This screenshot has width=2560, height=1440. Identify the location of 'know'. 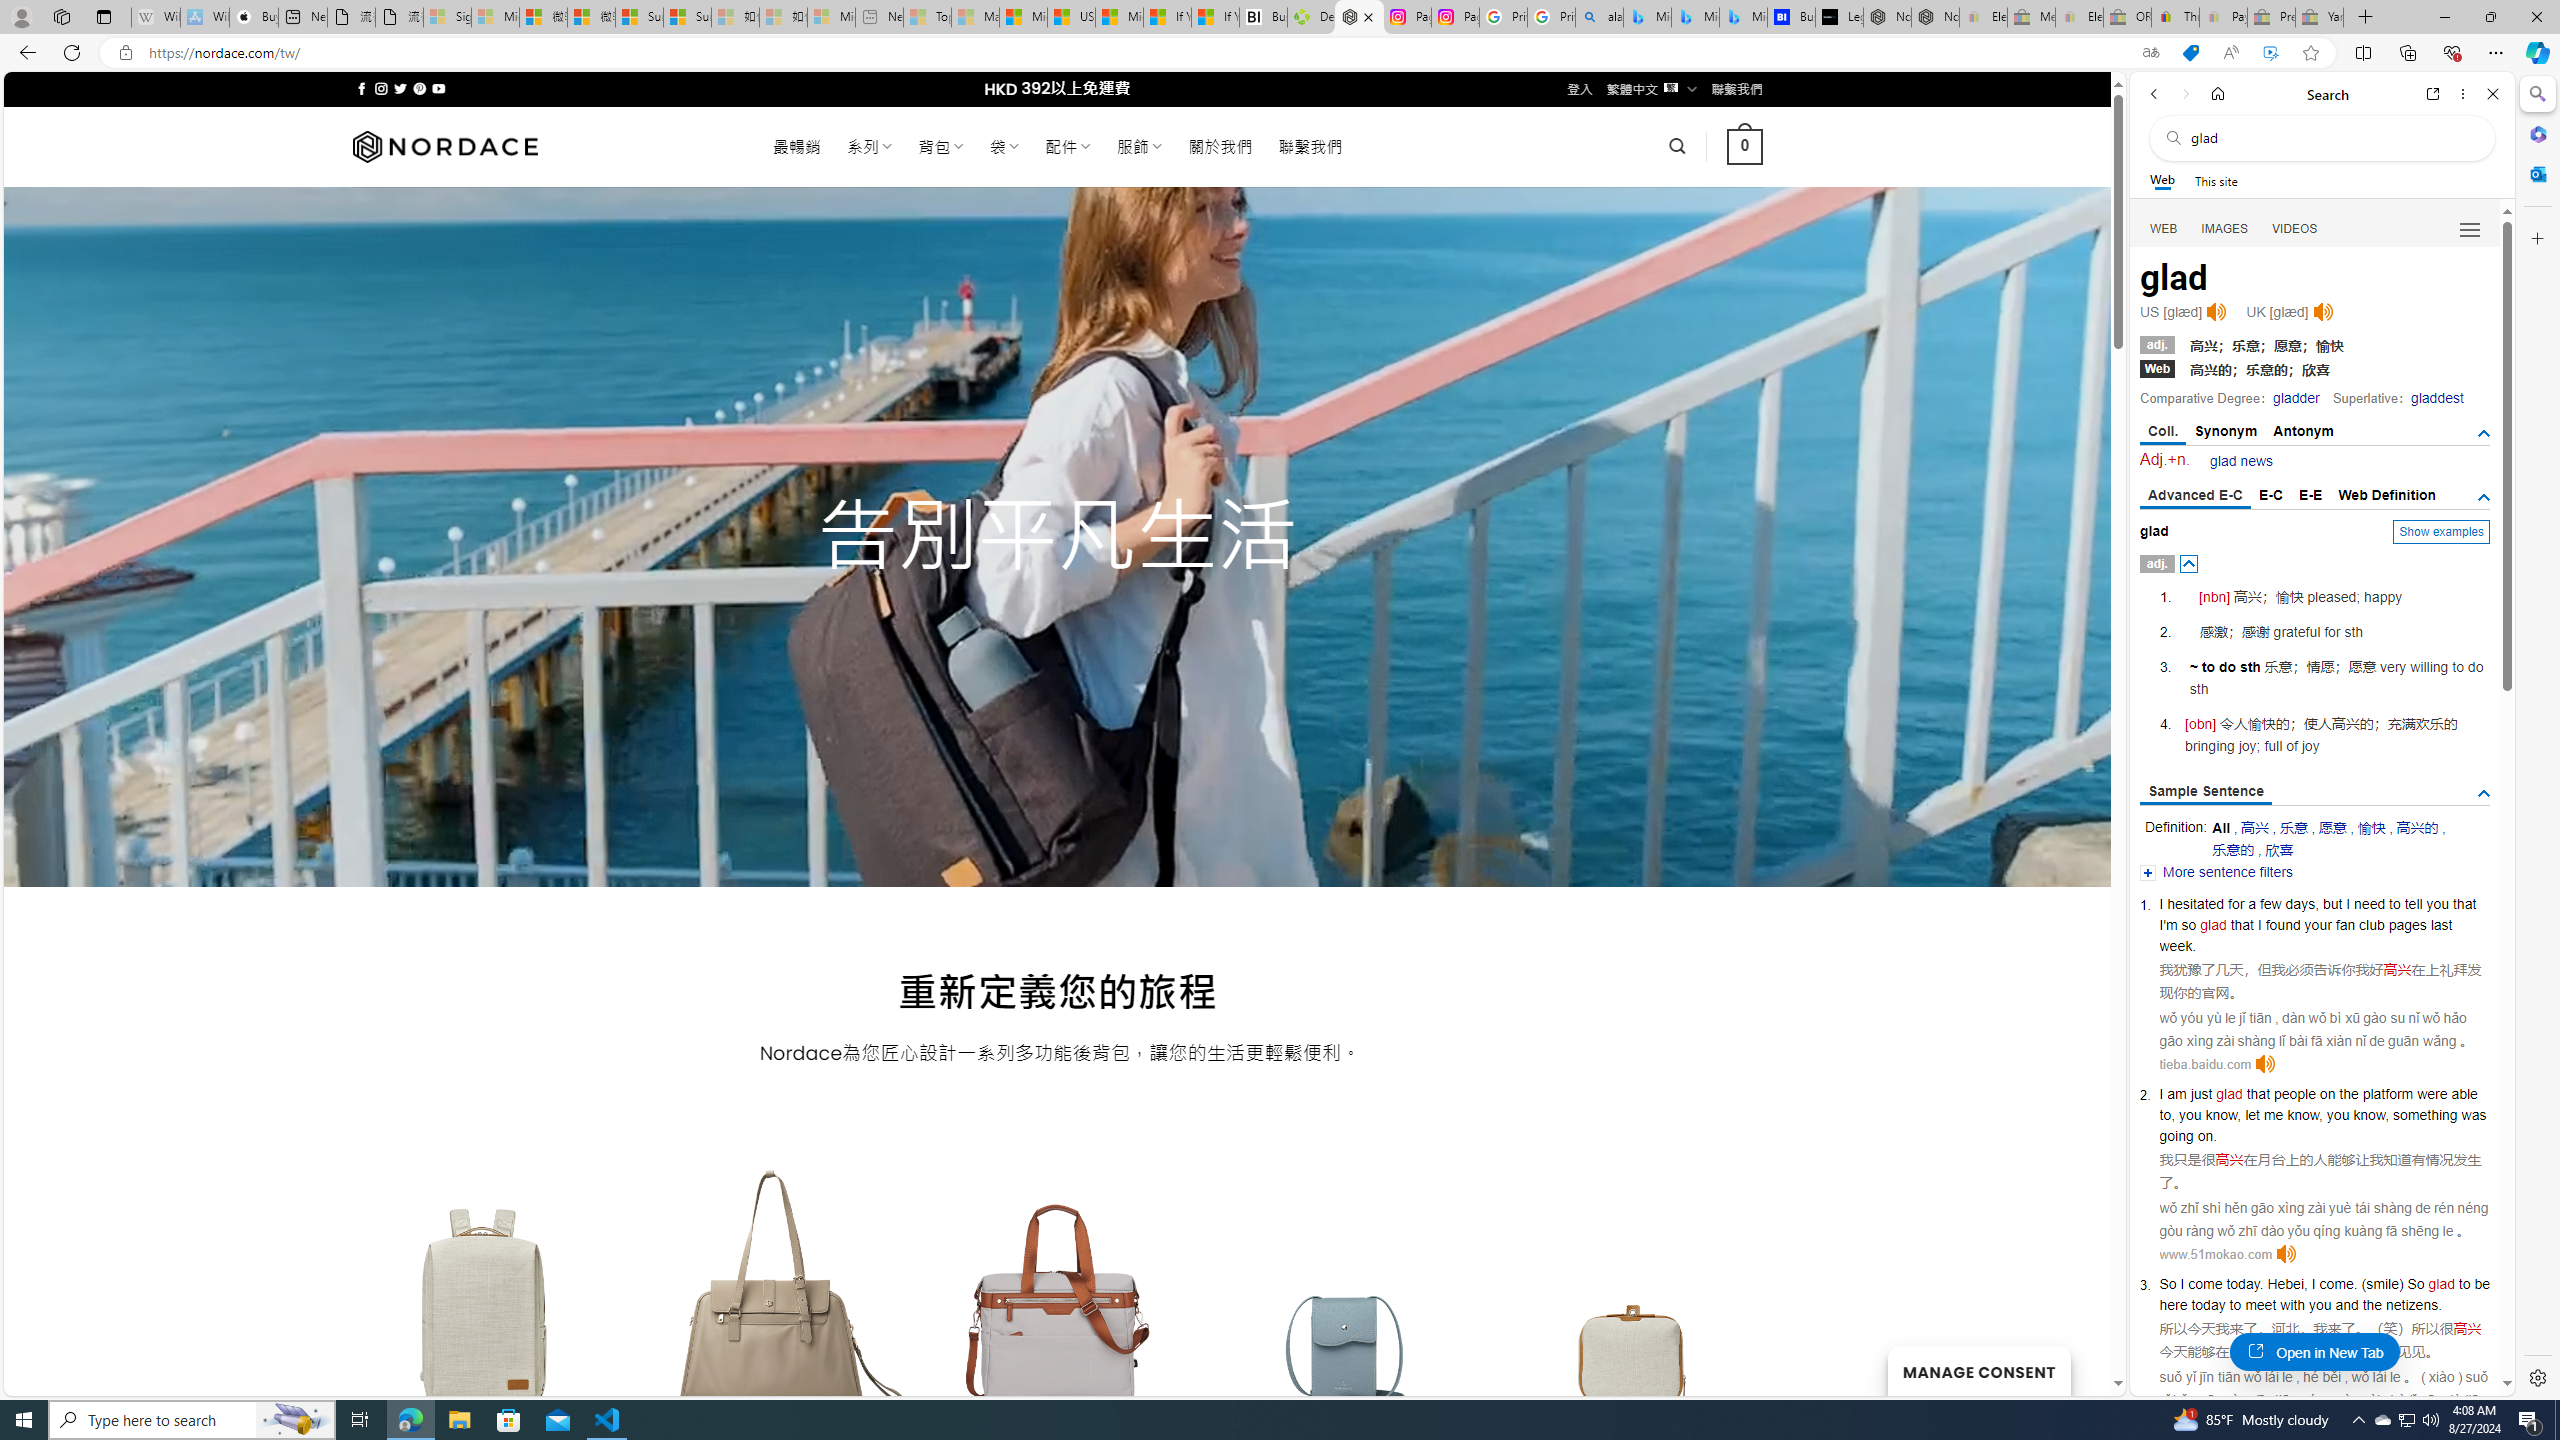
(2368, 1114).